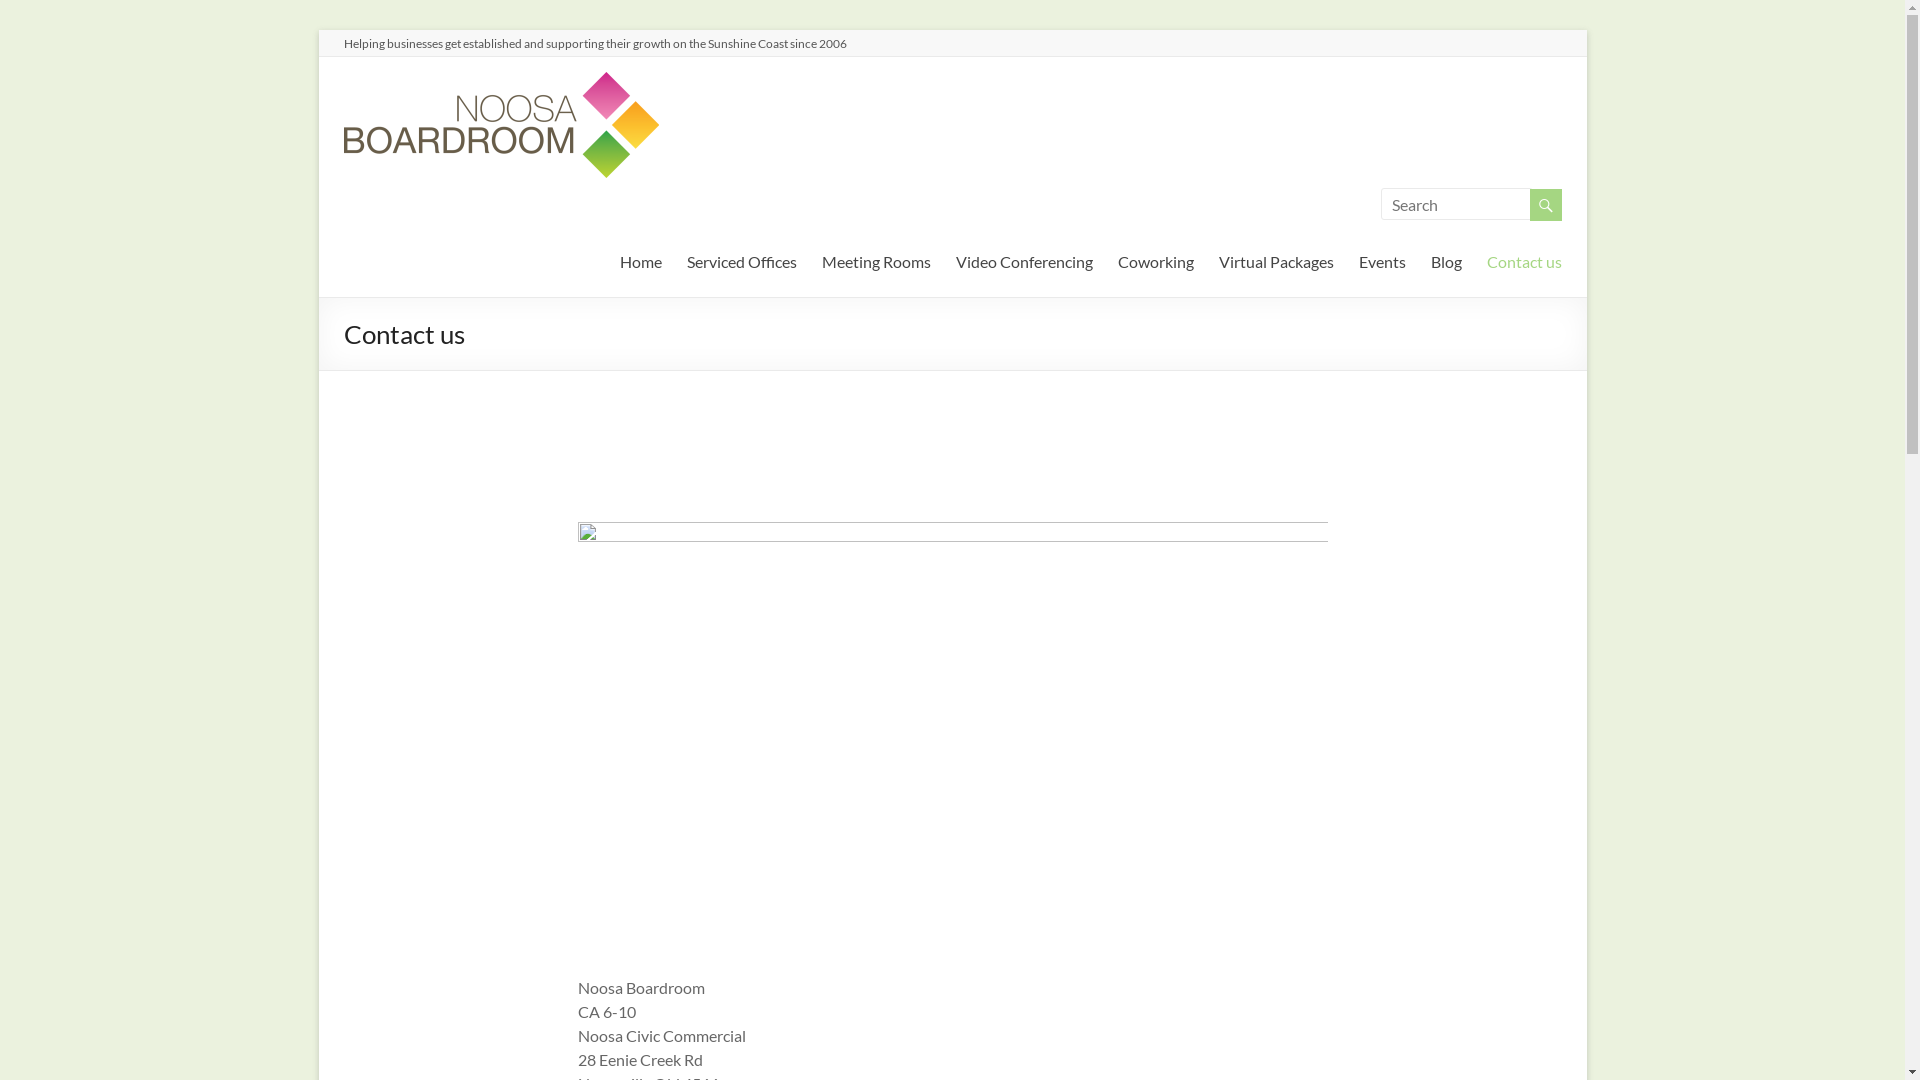 This screenshot has width=1920, height=1080. Describe the element at coordinates (641, 257) in the screenshot. I see `'Home'` at that location.